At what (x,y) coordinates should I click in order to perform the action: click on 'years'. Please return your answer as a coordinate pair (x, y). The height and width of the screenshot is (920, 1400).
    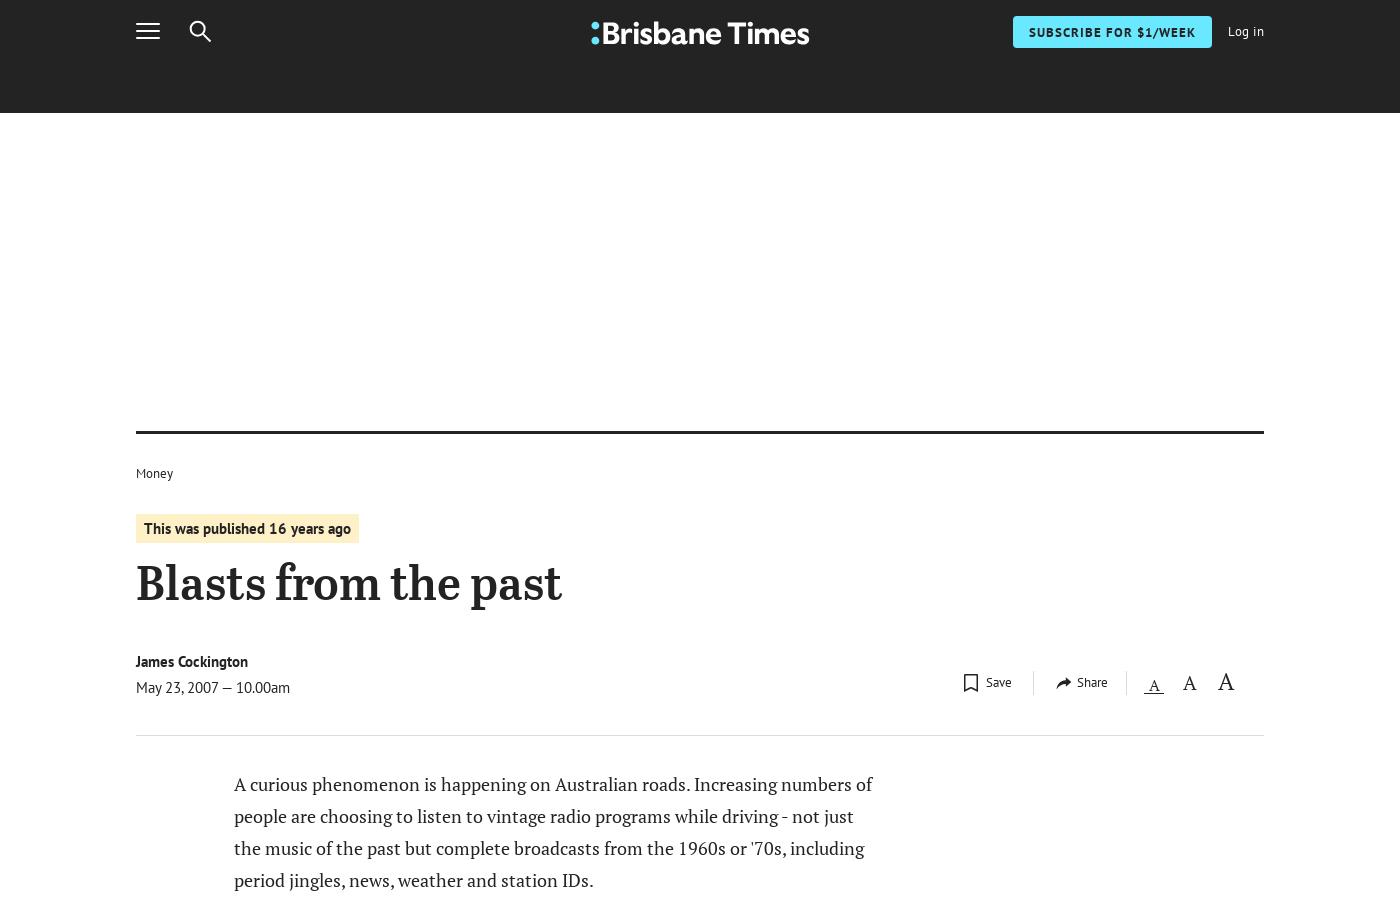
    Looking at the image, I should click on (307, 528).